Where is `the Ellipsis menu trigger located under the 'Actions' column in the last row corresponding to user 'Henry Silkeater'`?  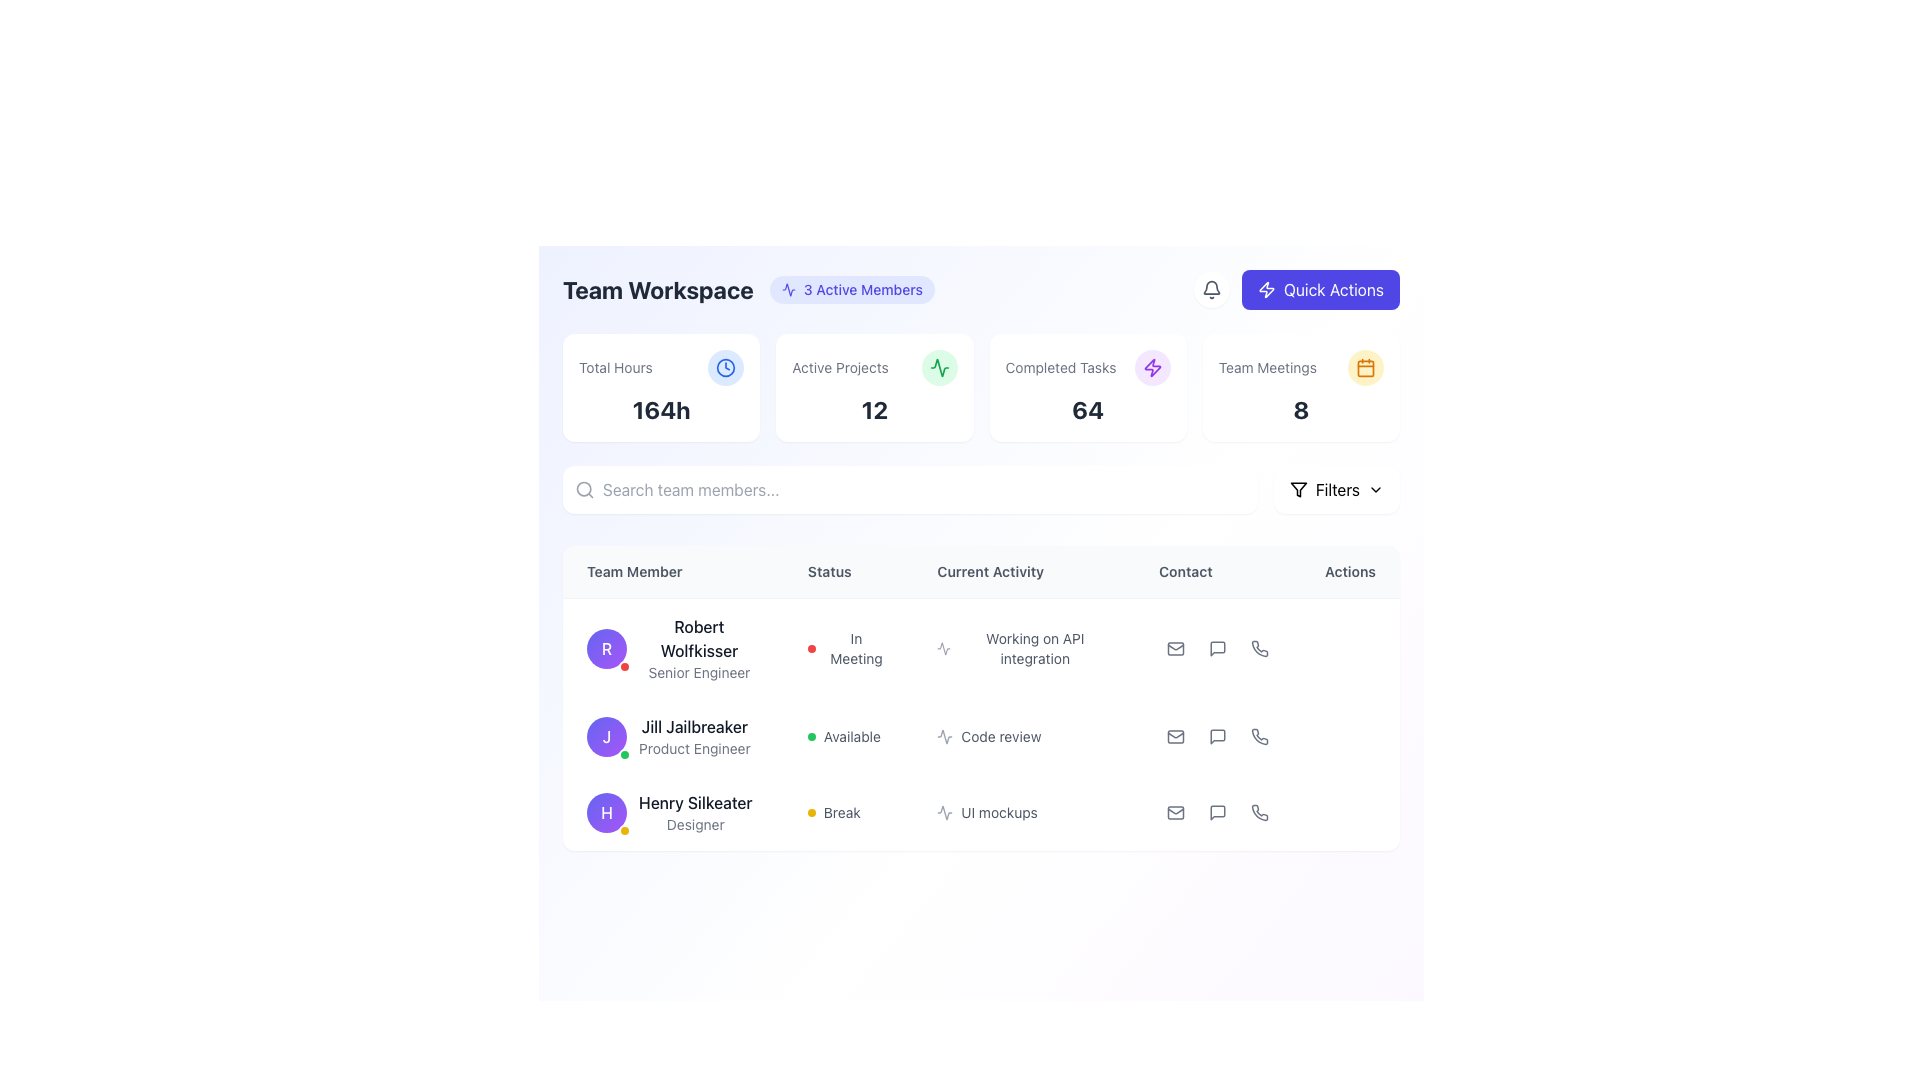 the Ellipsis menu trigger located under the 'Actions' column in the last row corresponding to user 'Henry Silkeater' is located at coordinates (1350, 813).